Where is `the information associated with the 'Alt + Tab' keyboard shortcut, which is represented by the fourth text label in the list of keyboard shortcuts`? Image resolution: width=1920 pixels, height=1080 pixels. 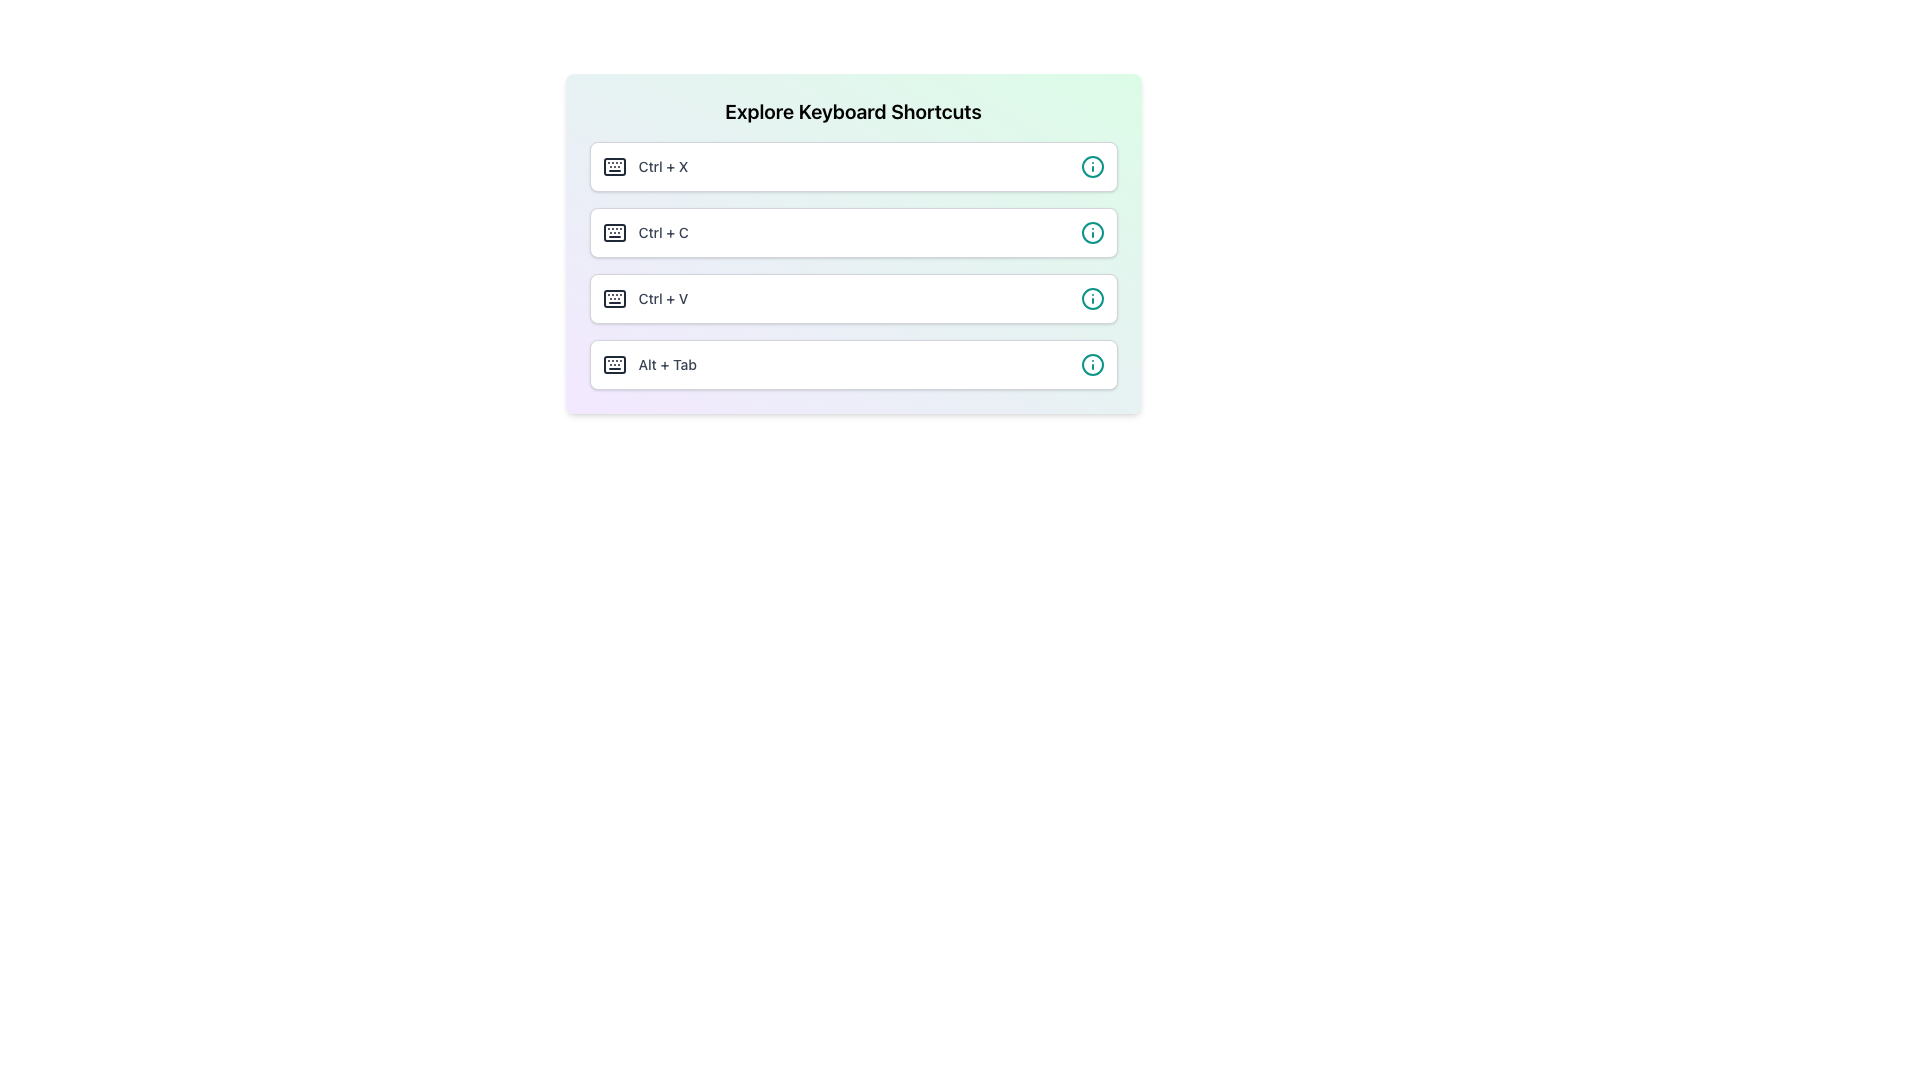 the information associated with the 'Alt + Tab' keyboard shortcut, which is represented by the fourth text label in the list of keyboard shortcuts is located at coordinates (649, 365).